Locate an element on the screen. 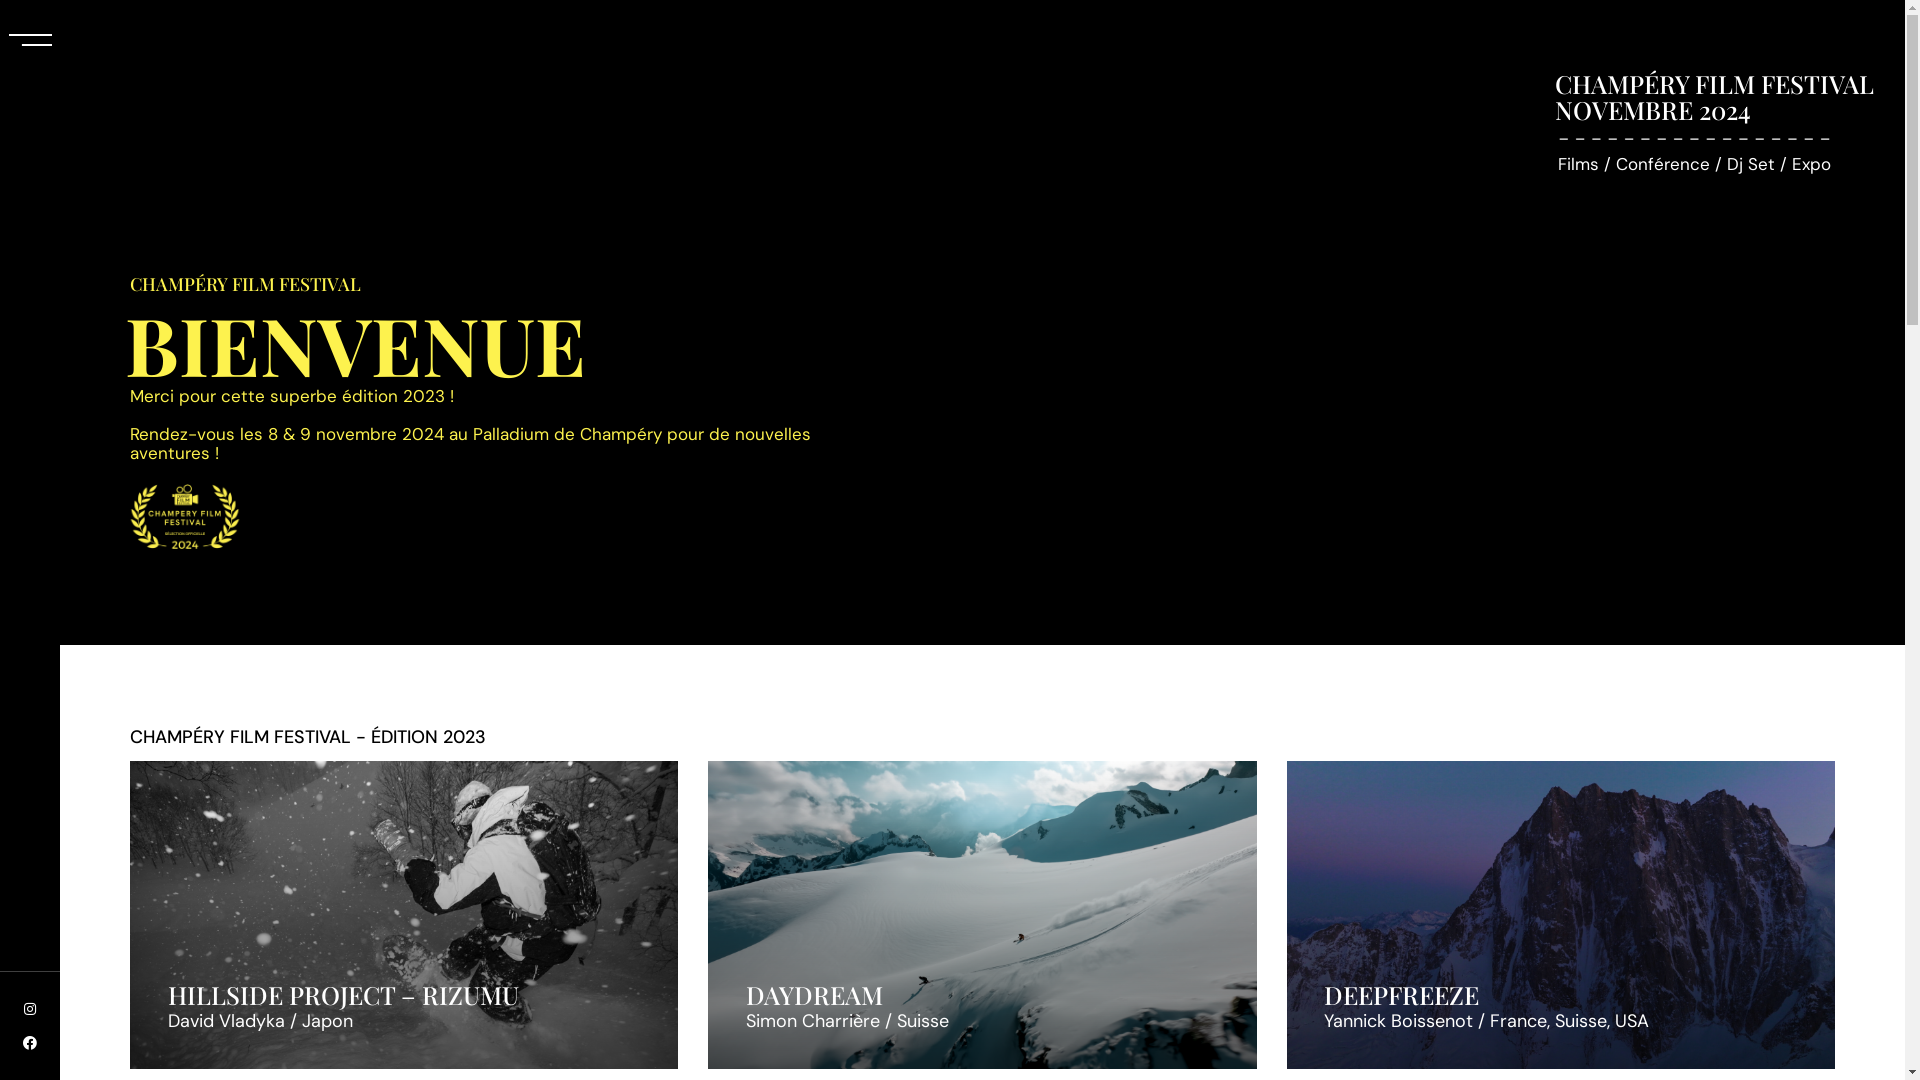 The image size is (1920, 1080). 'David Vladyka' is located at coordinates (168, 1022).